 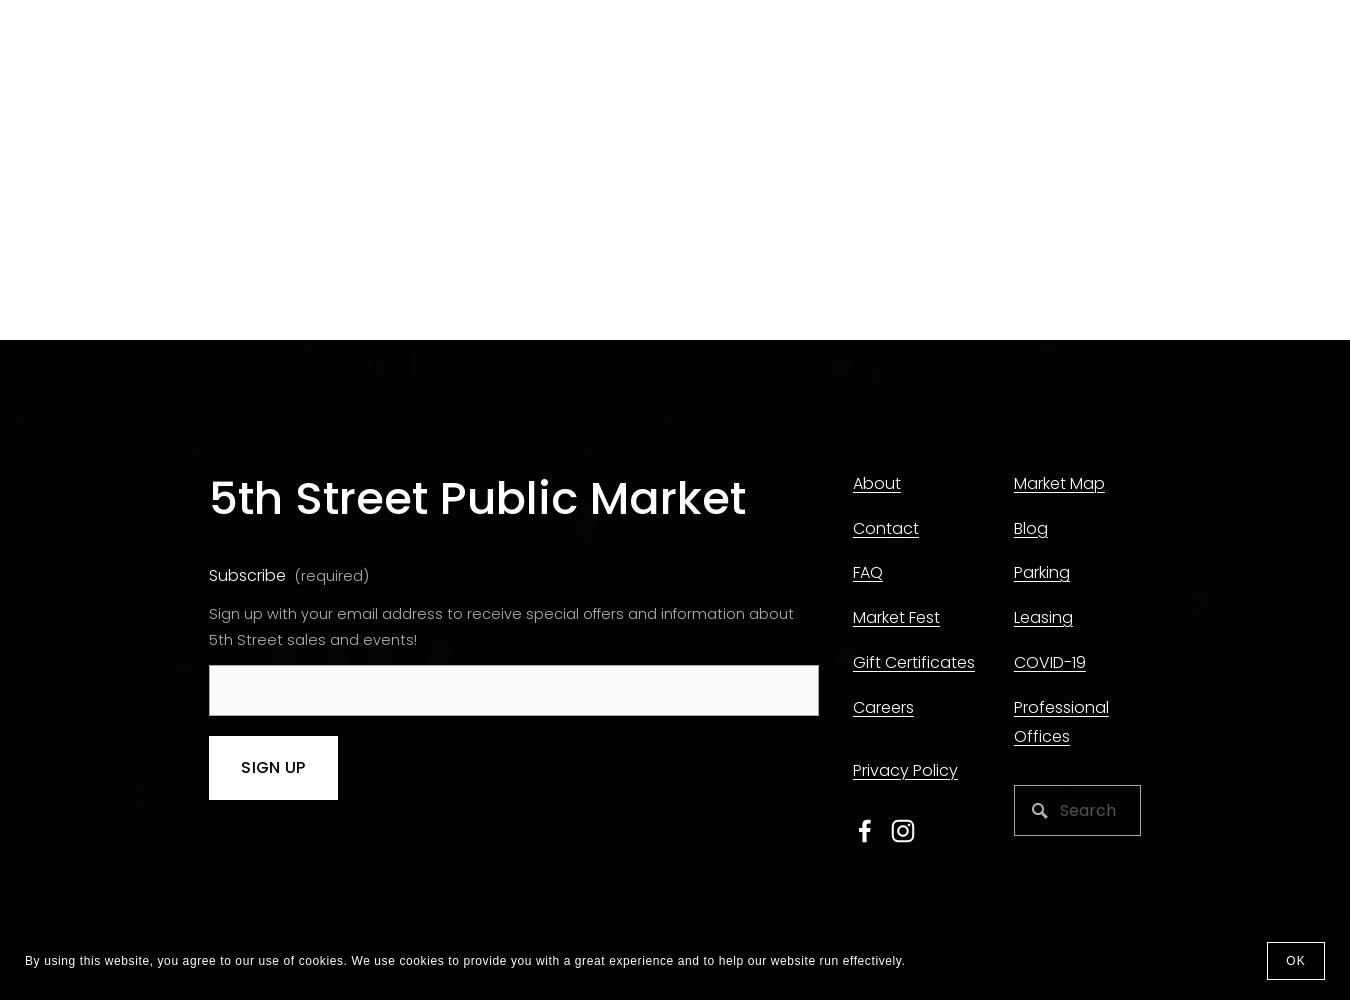 What do you see at coordinates (239, 767) in the screenshot?
I see `'SIGN UP'` at bounding box center [239, 767].